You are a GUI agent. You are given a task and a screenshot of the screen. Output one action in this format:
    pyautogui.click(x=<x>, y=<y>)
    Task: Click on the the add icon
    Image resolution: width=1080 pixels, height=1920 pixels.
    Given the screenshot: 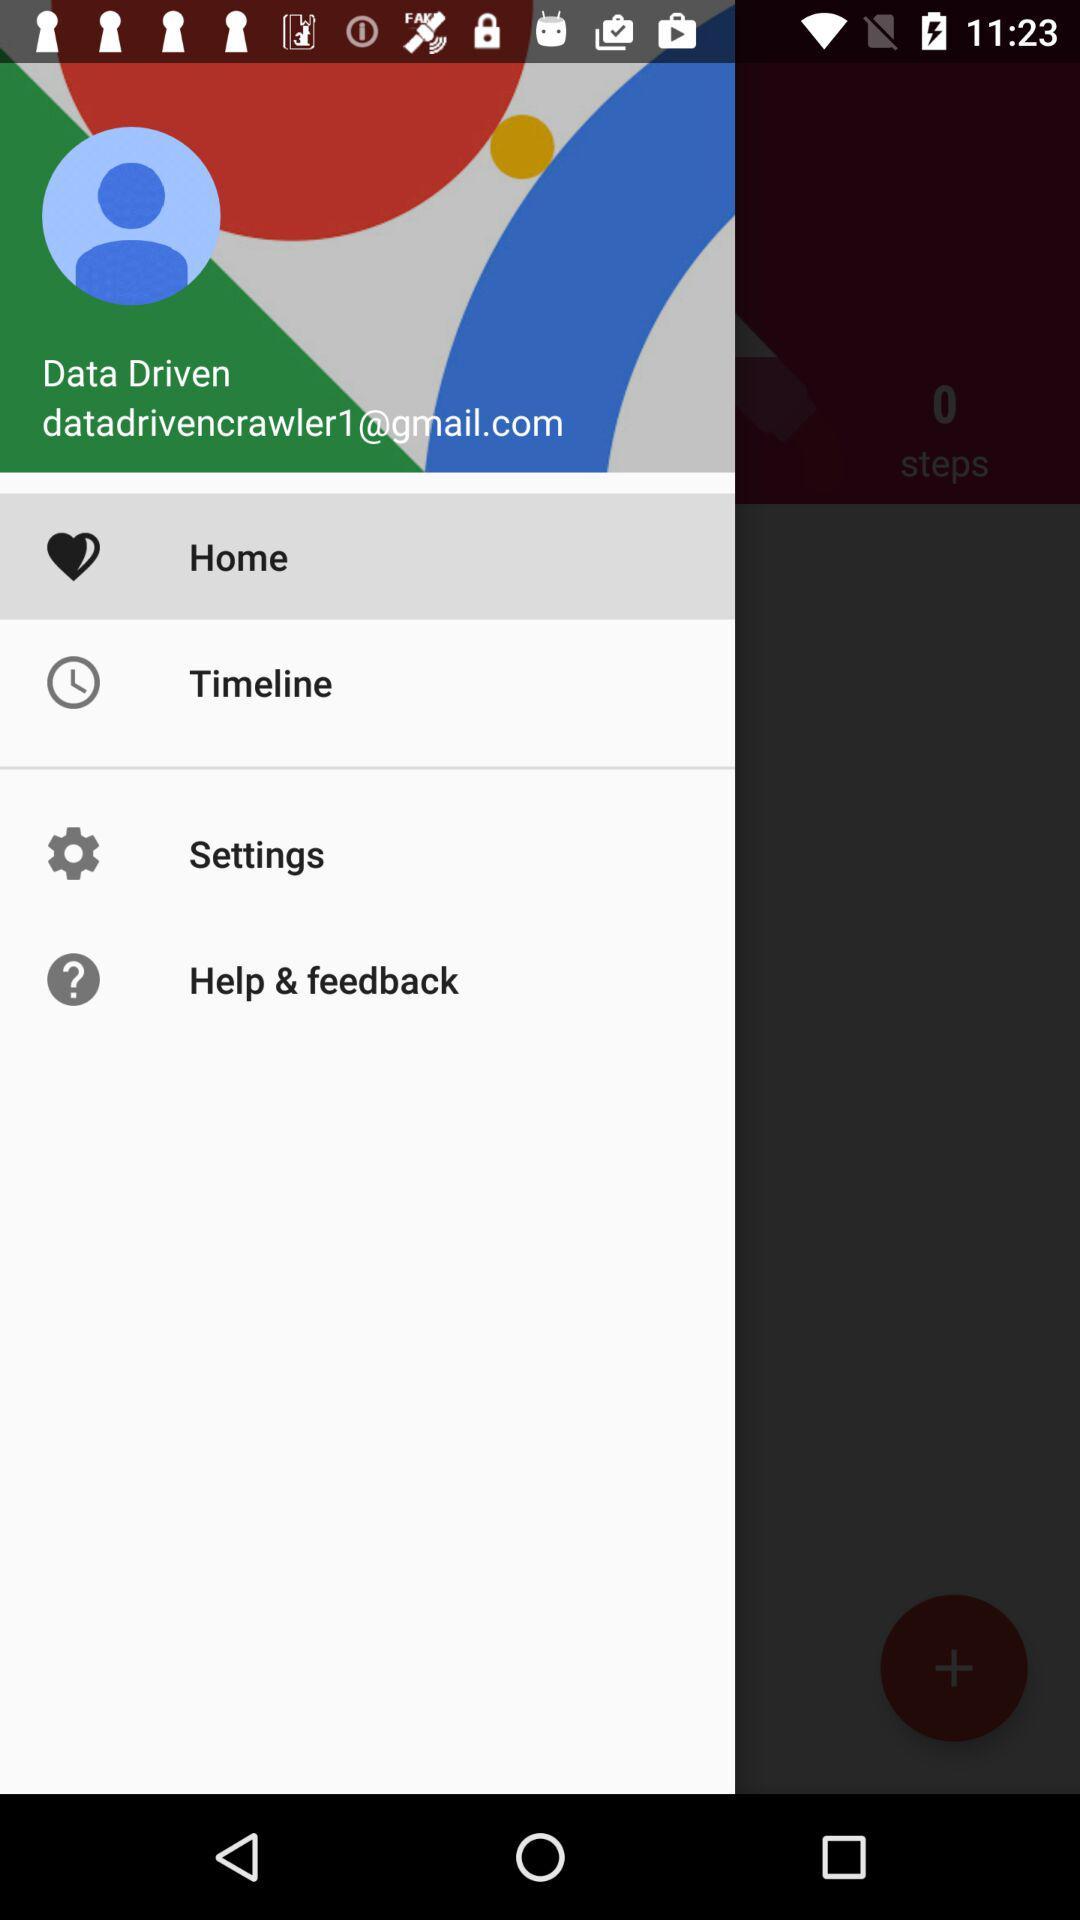 What is the action you would take?
    pyautogui.click(x=952, y=1667)
    